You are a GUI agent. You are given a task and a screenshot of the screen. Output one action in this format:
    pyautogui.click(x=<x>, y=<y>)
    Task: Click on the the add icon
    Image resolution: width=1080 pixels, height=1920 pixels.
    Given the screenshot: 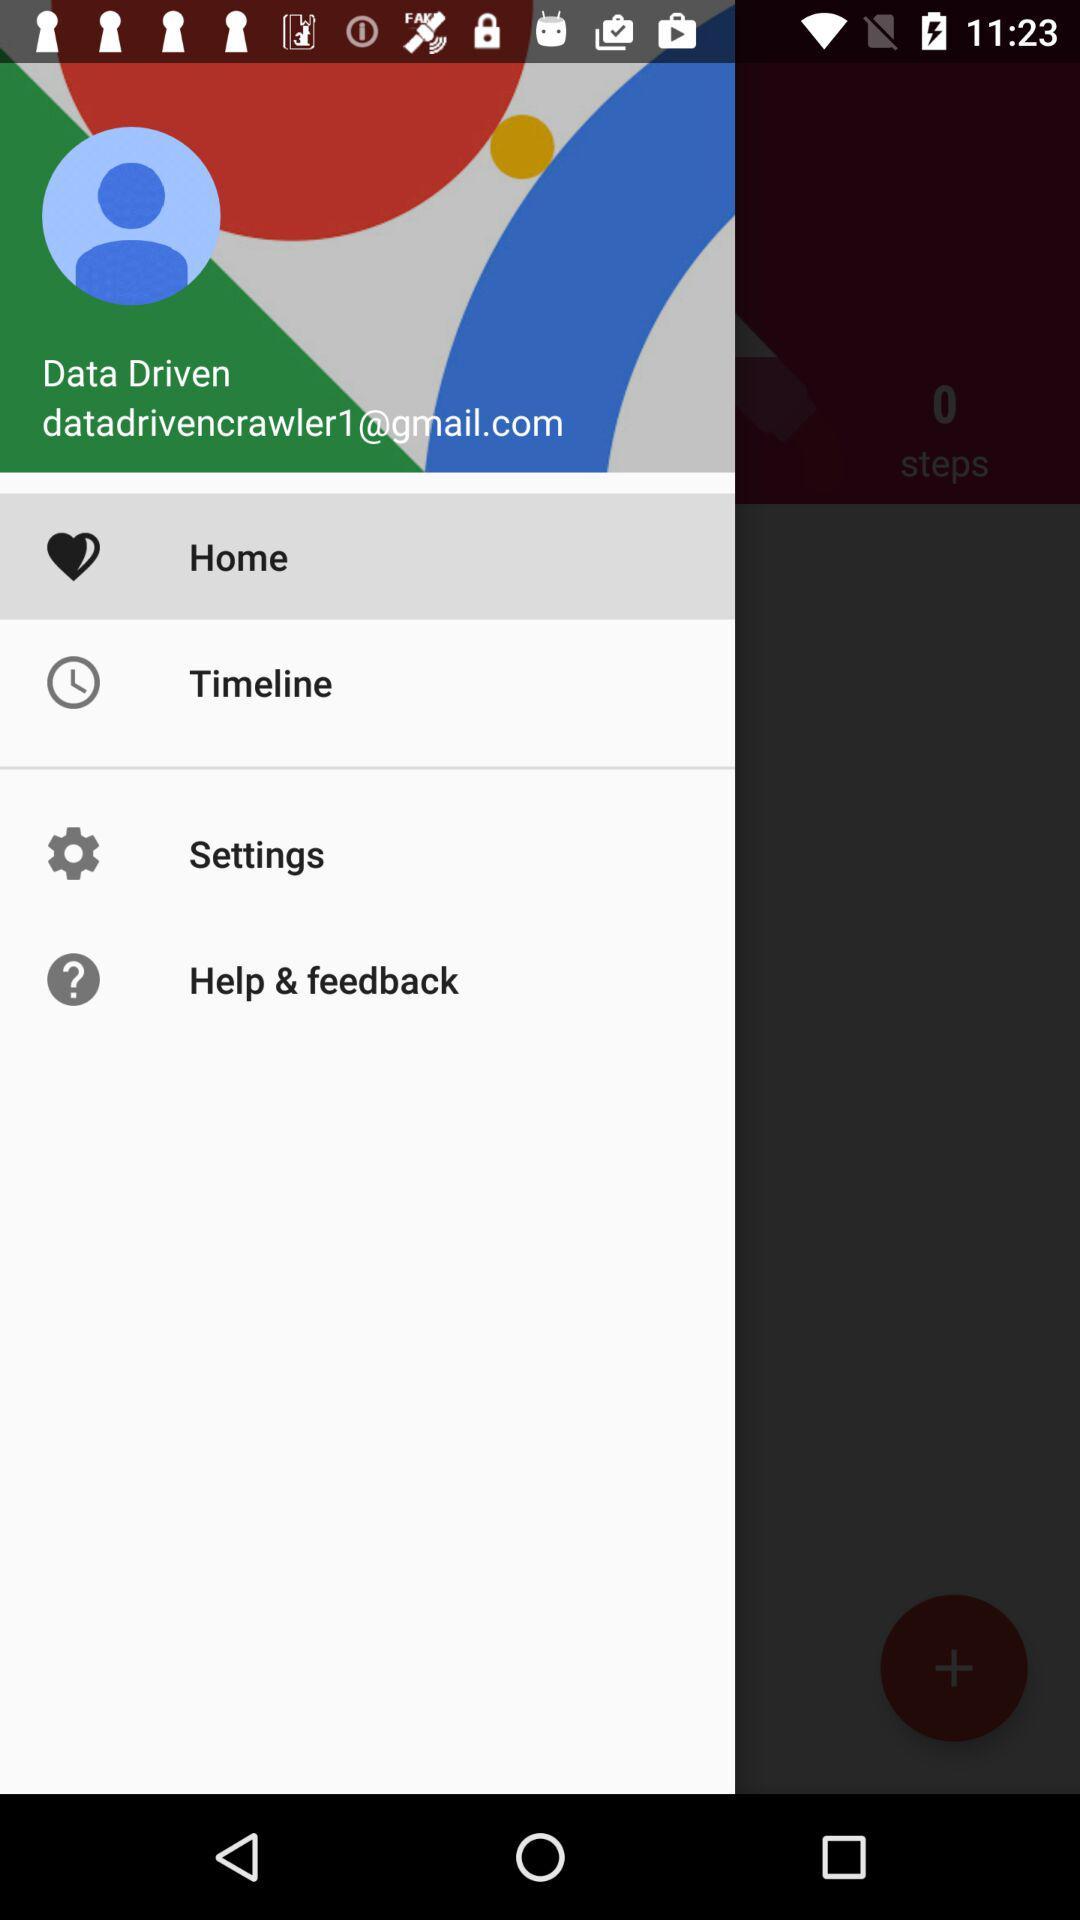 What is the action you would take?
    pyautogui.click(x=952, y=1667)
    